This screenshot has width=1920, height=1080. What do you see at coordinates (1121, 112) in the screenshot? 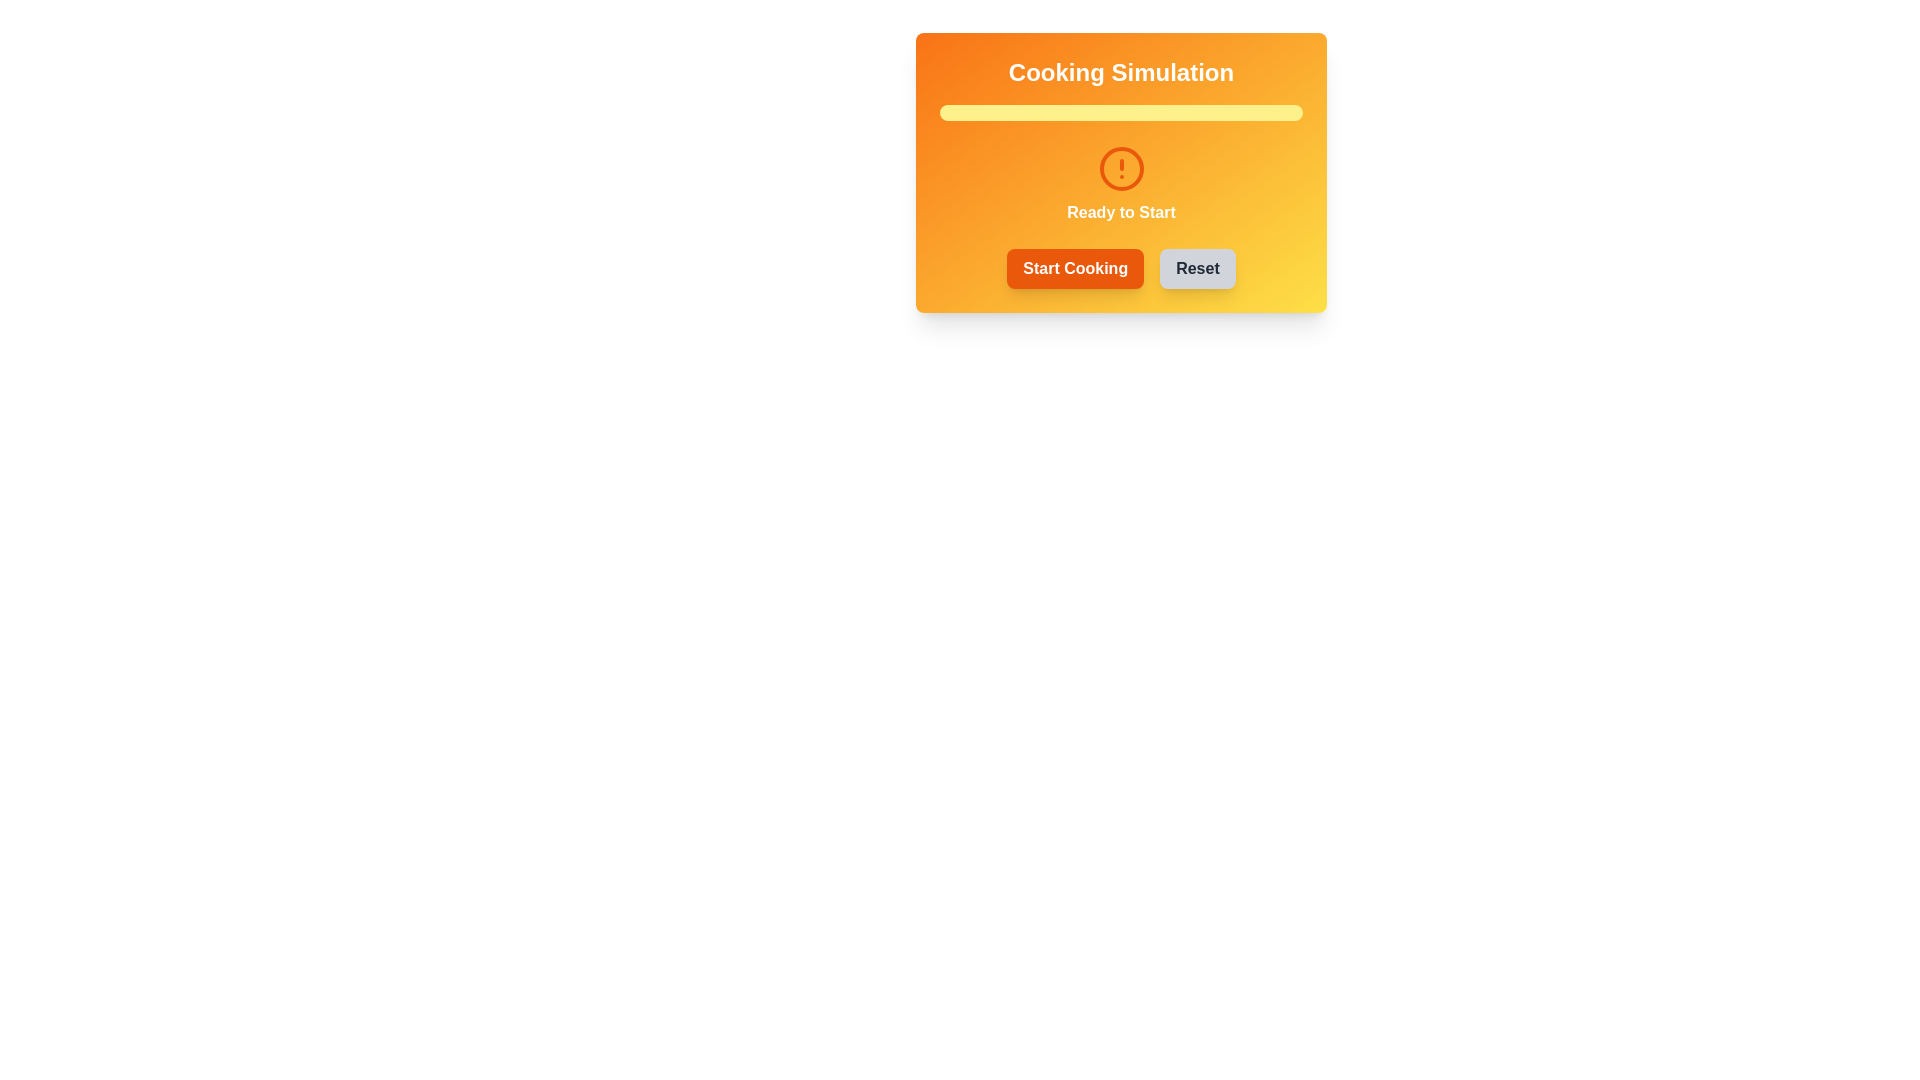
I see `the horizontal progress bar with a yellow background and an orange segment indicating progress, located below the 'Cooking Simulation' title and above the 'Ready to Start' text` at bounding box center [1121, 112].